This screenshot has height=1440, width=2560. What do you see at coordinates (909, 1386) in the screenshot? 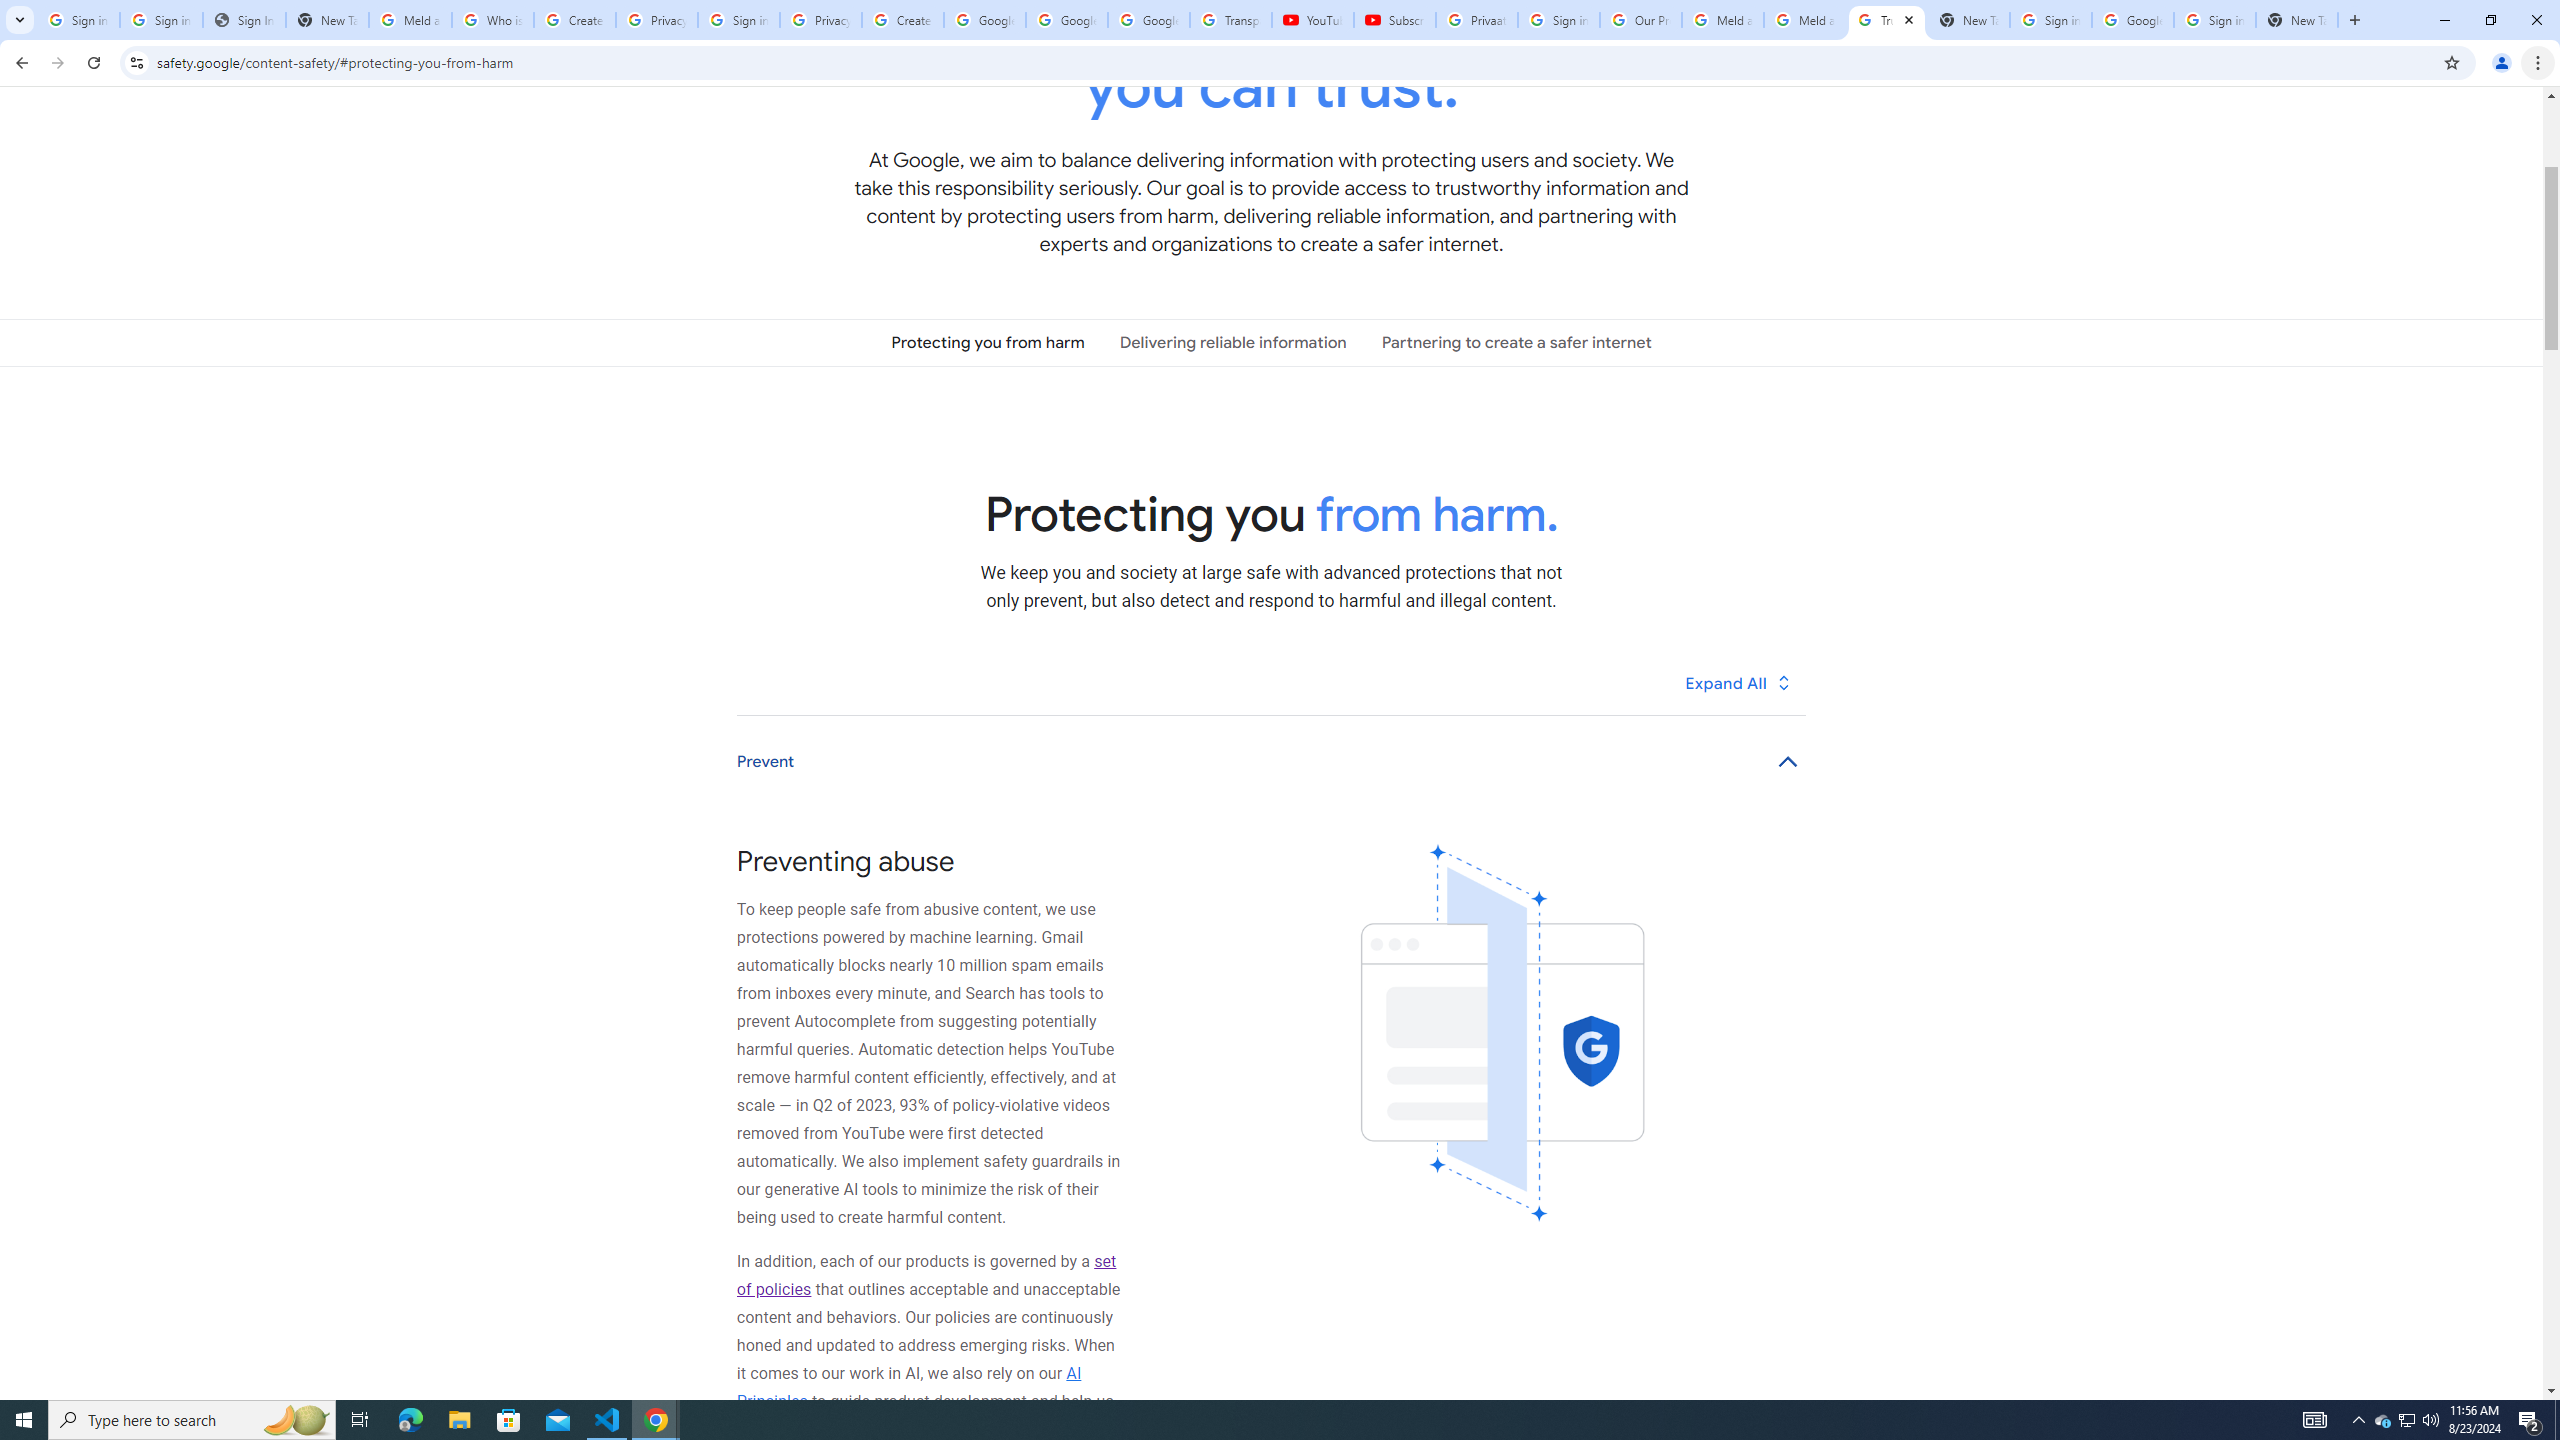
I see `'AI Principles'` at bounding box center [909, 1386].